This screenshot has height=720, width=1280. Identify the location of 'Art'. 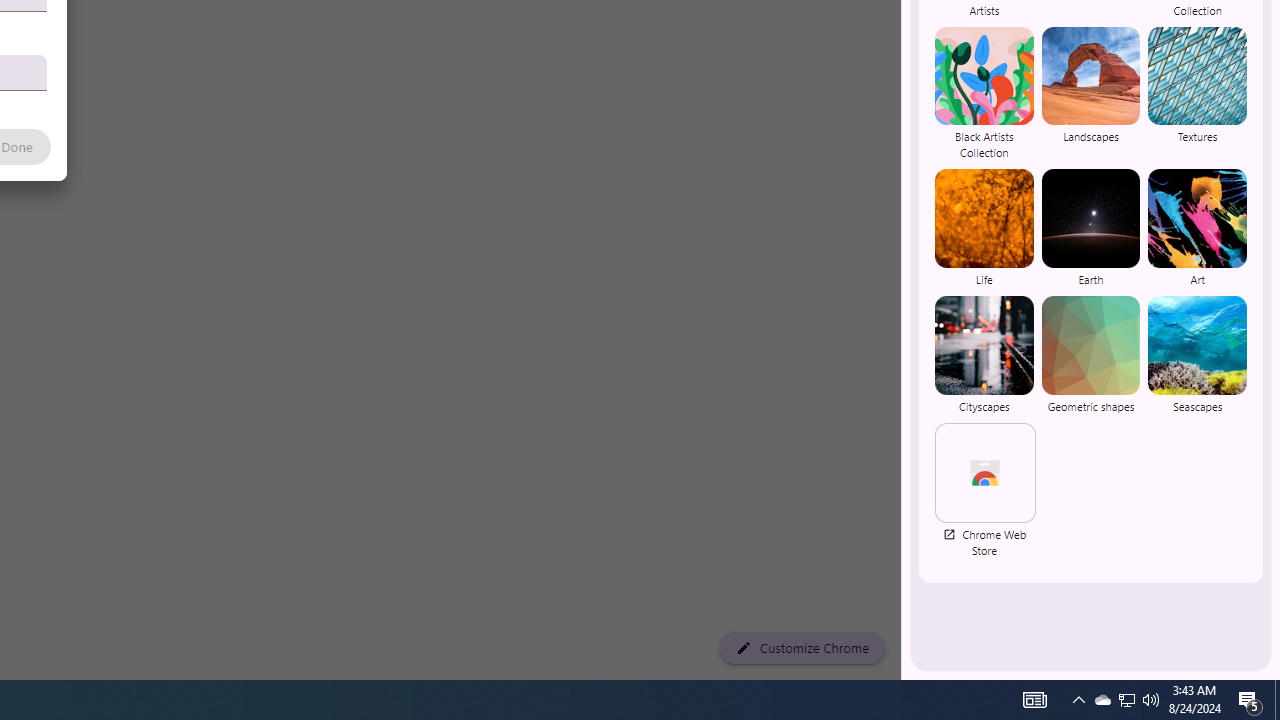
(1197, 227).